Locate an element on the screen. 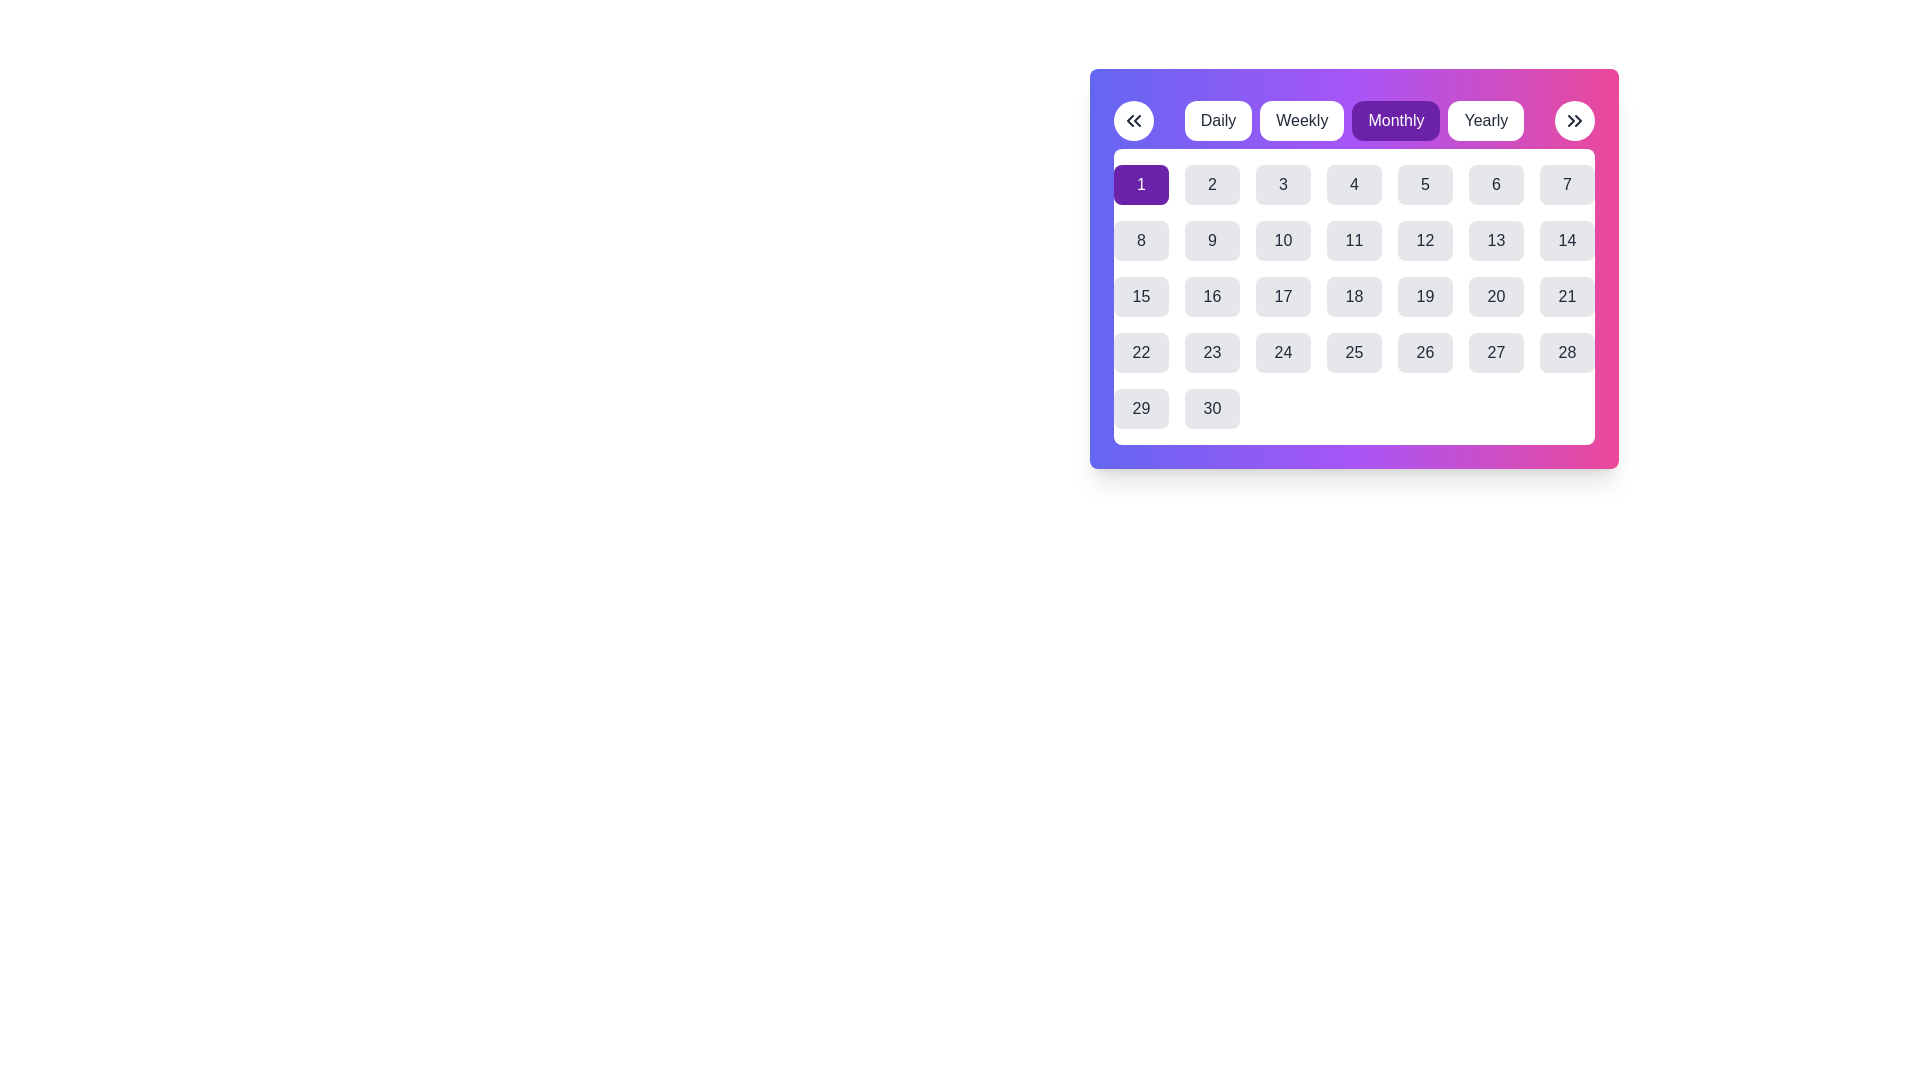 Image resolution: width=1920 pixels, height=1080 pixels. the button representing the 11th day of the month in the calendar, located in the second row and fourth column of the date buttons grid is located at coordinates (1354, 239).